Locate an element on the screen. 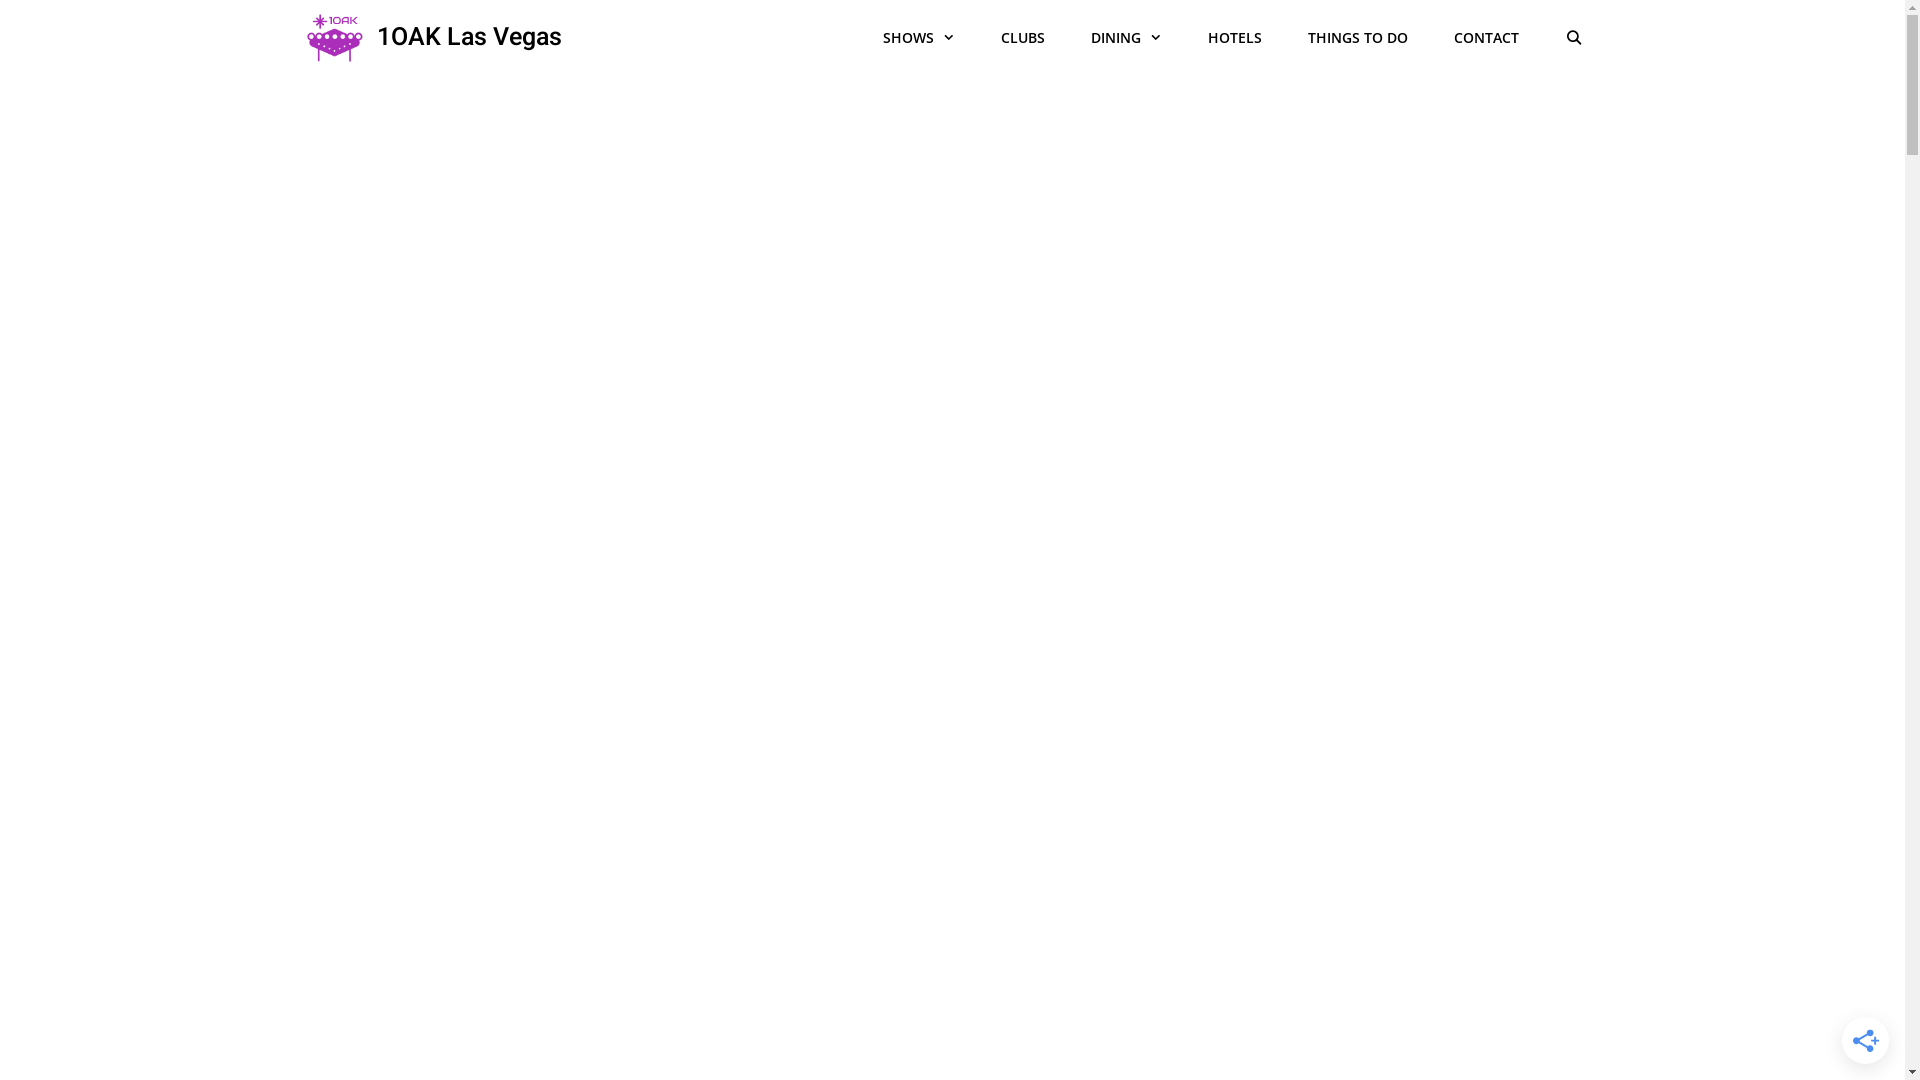  '1OAK Las Vegas' is located at coordinates (334, 38).